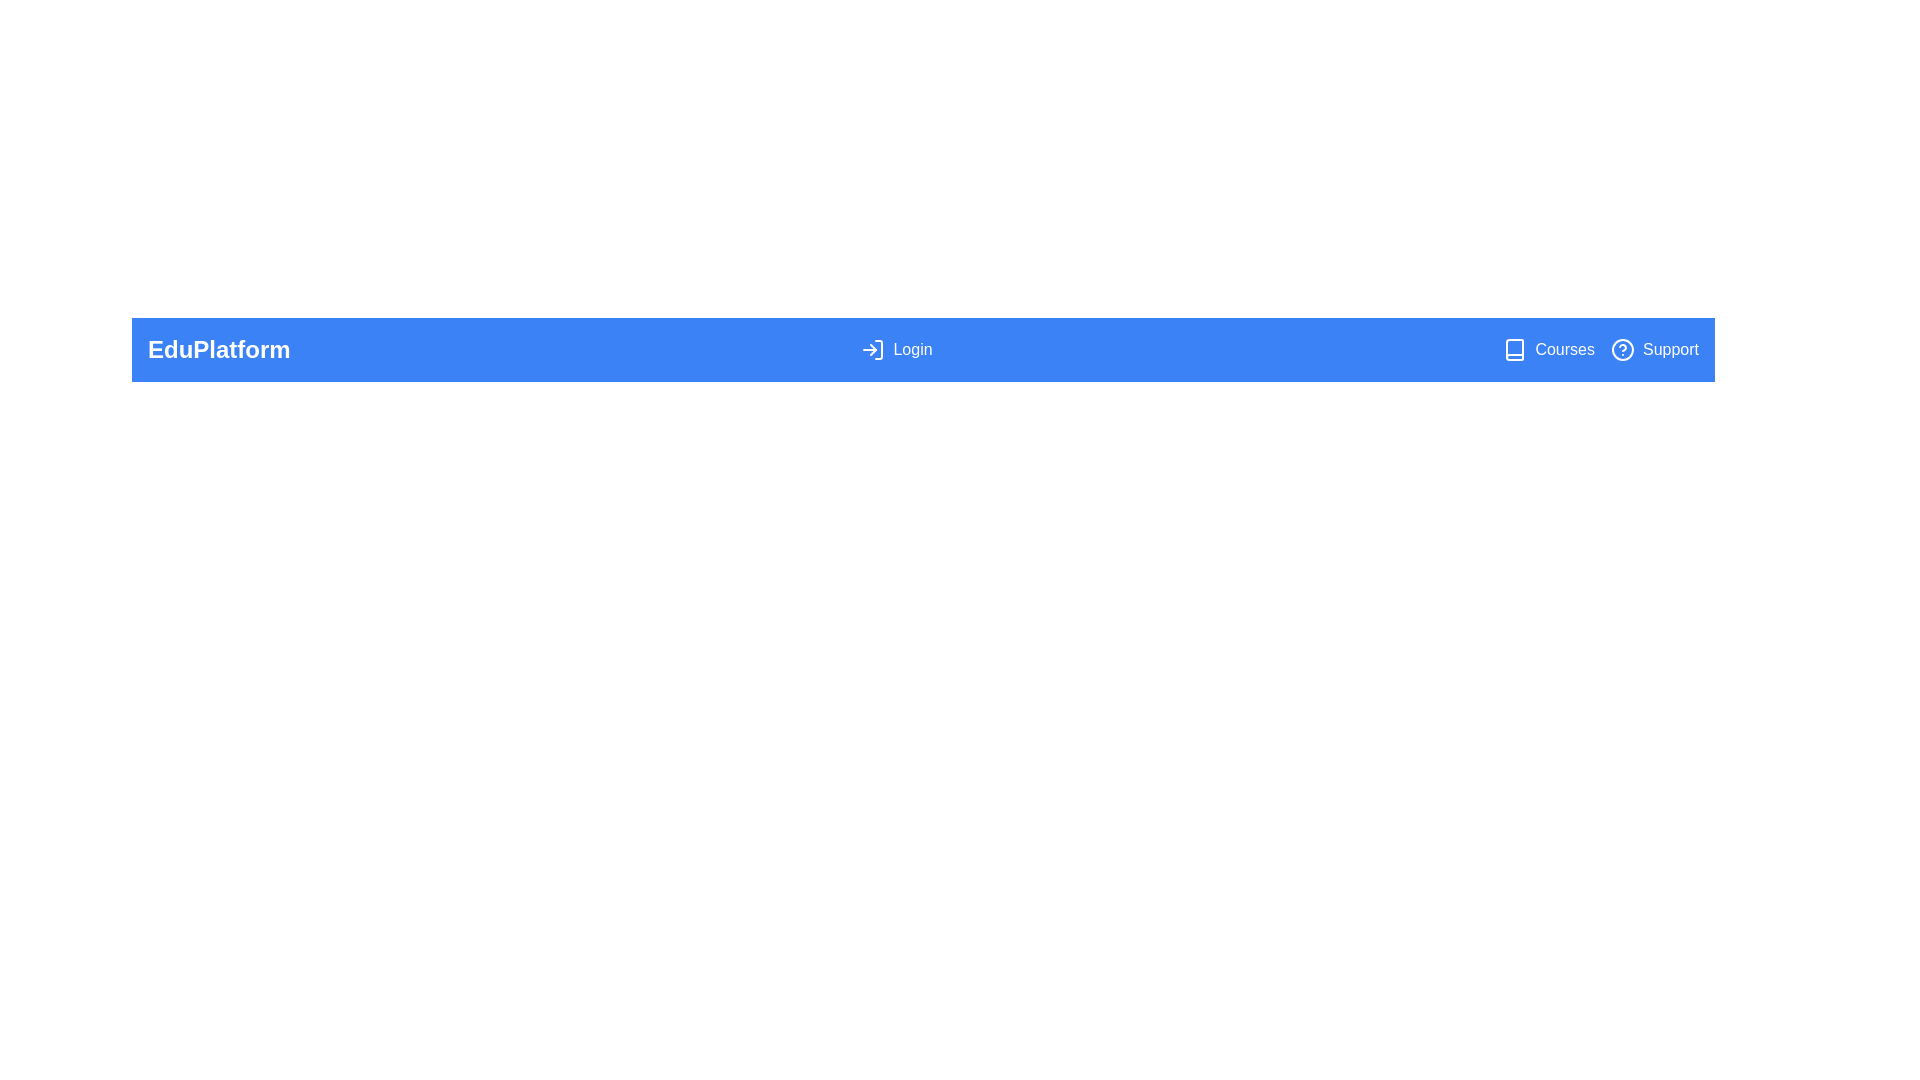 The width and height of the screenshot is (1920, 1080). What do you see at coordinates (1548, 349) in the screenshot?
I see `the horizontal navigation link labeled 'Courses' with white text and a book icon` at bounding box center [1548, 349].